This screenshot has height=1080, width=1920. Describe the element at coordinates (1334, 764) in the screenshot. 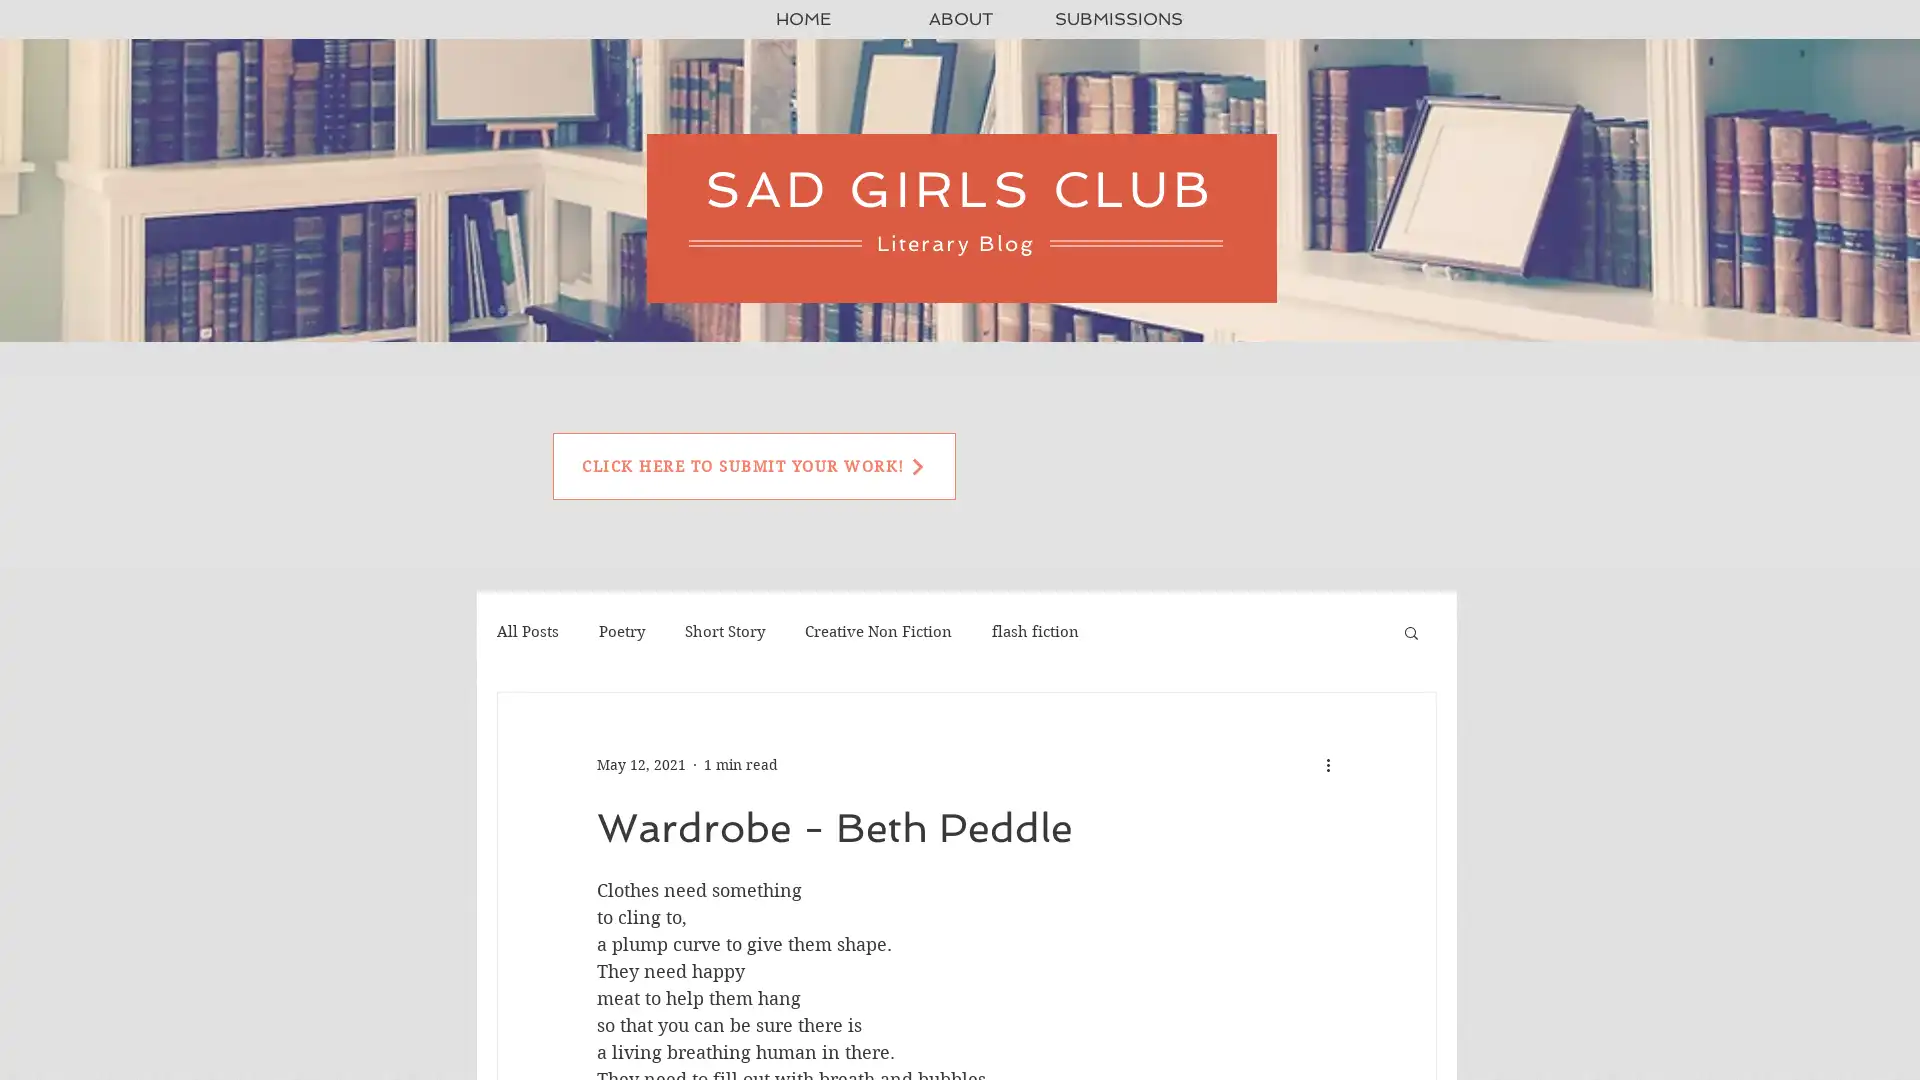

I see `More actions` at that location.